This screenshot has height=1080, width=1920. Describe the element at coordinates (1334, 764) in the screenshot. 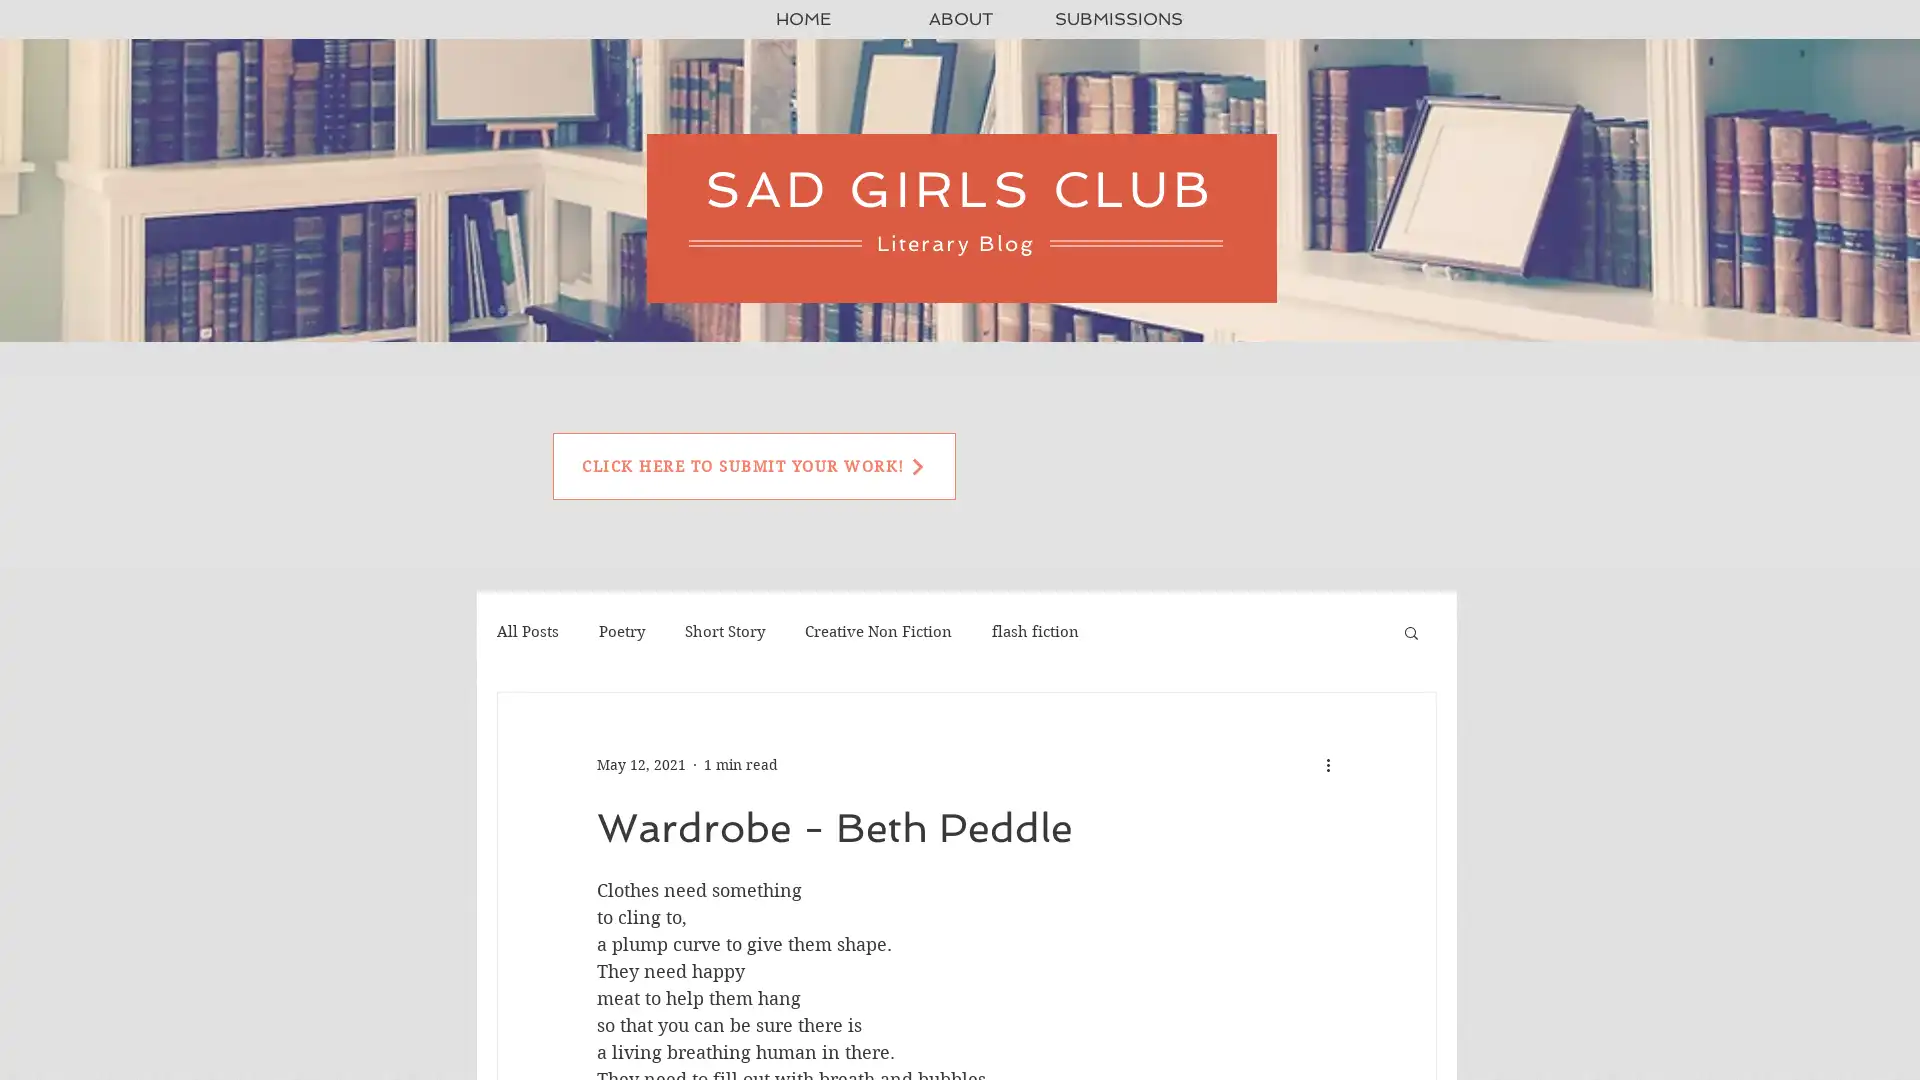

I see `More actions` at that location.